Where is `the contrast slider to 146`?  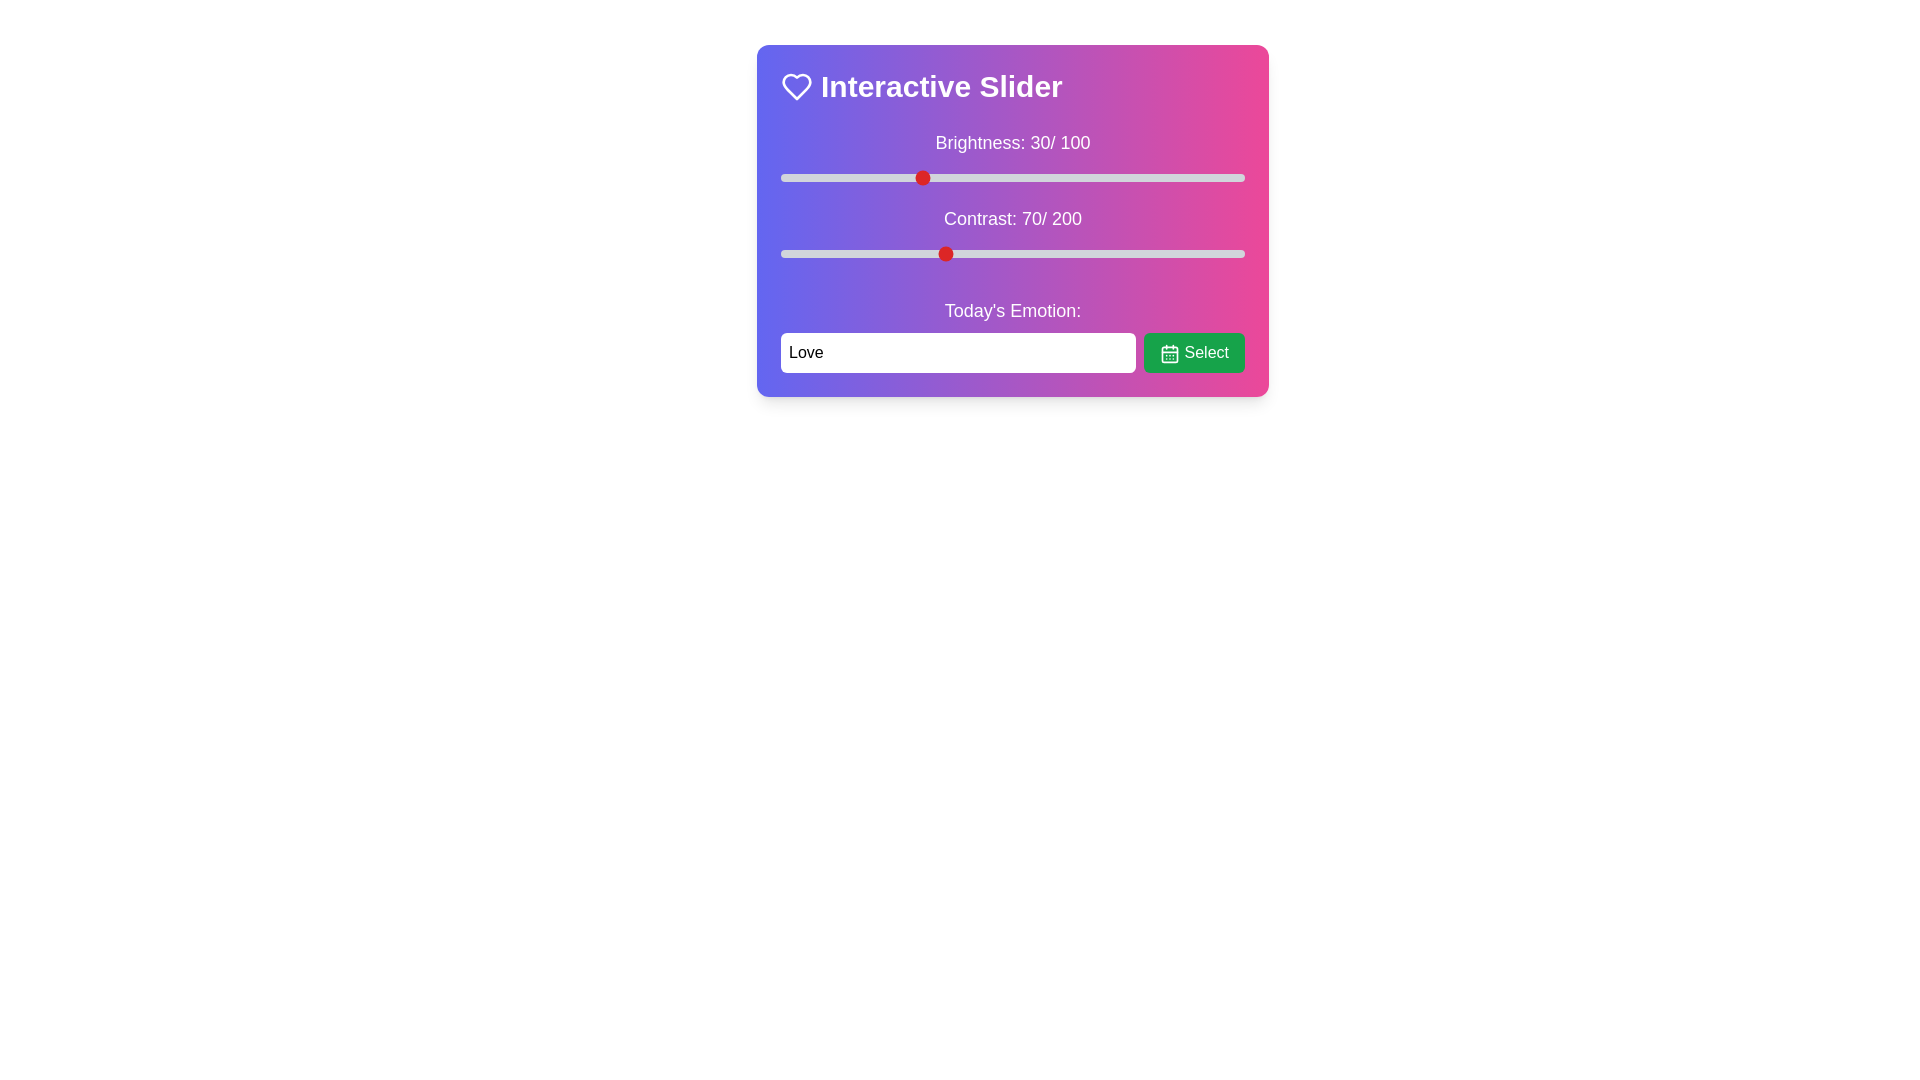 the contrast slider to 146 is located at coordinates (1118, 253).